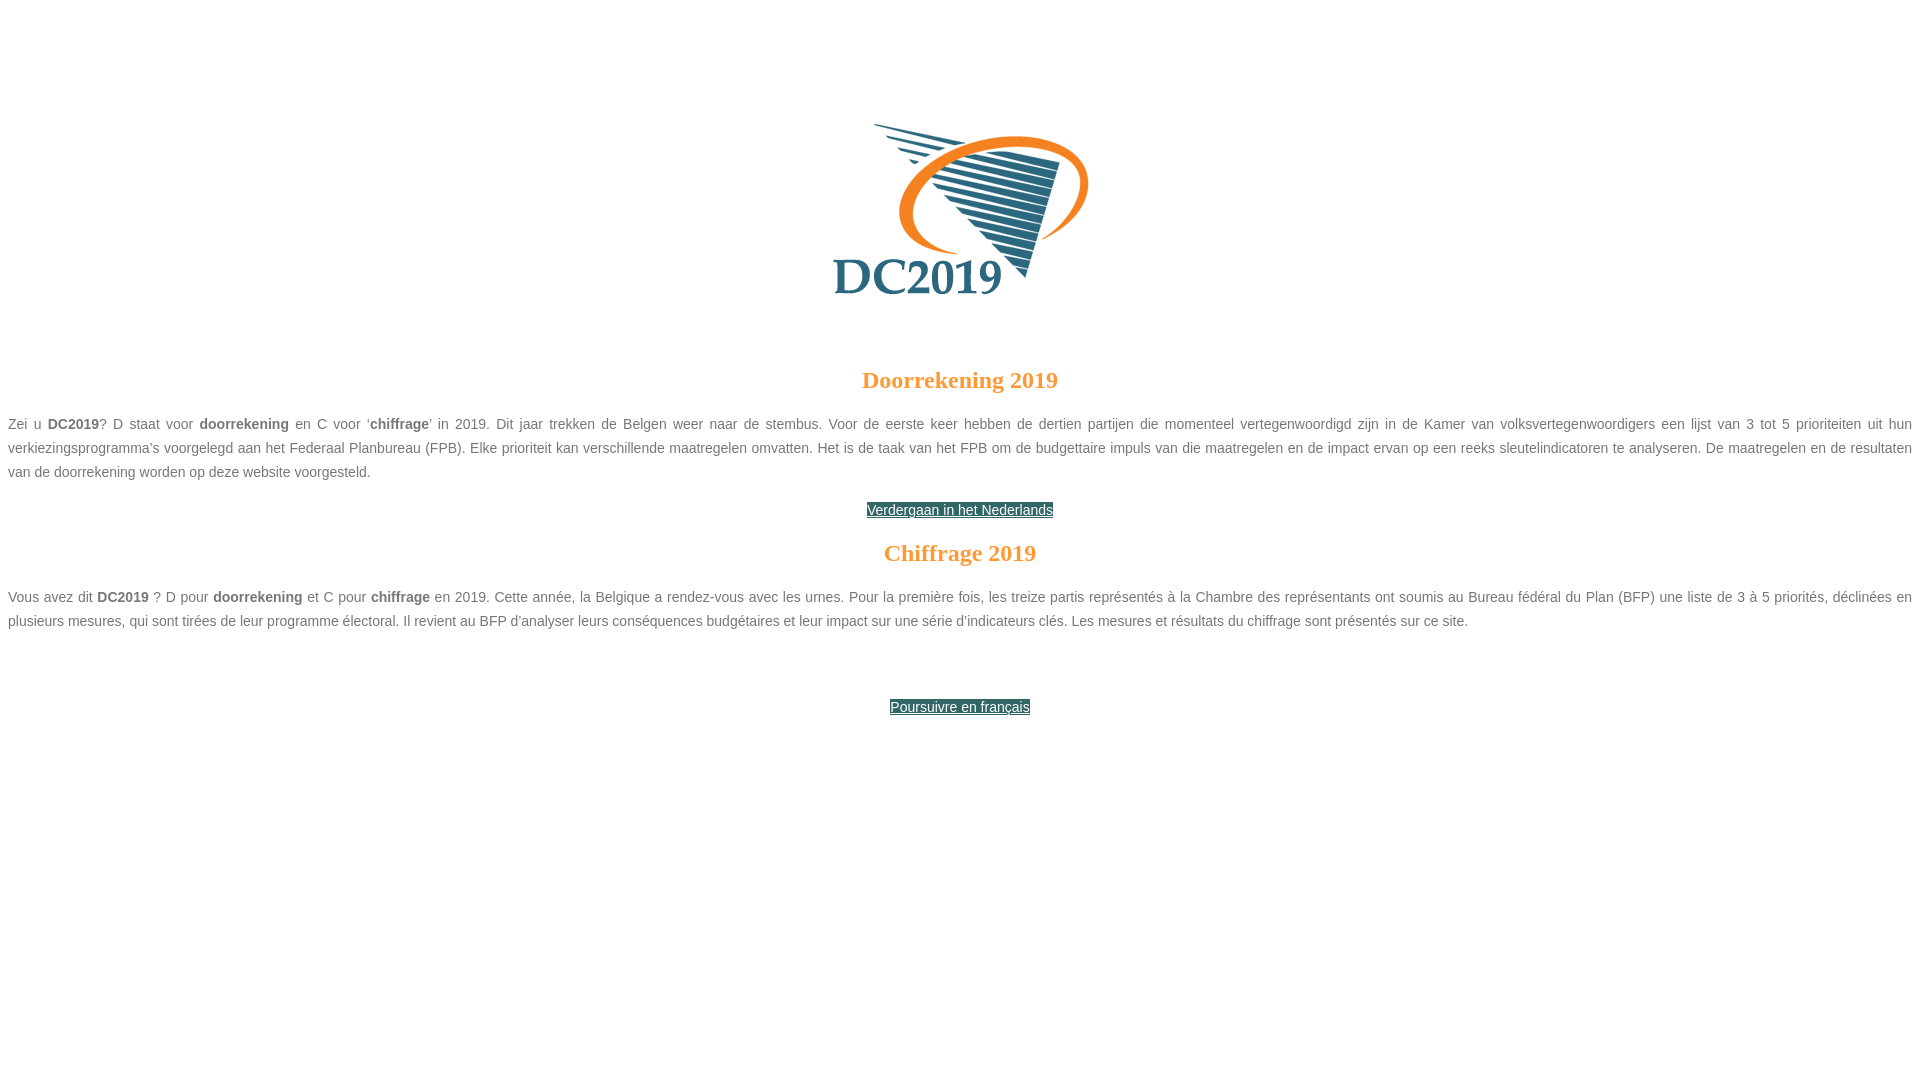 The height and width of the screenshot is (1080, 1920). What do you see at coordinates (960, 508) in the screenshot?
I see `'Verdergaan in het Nederlands'` at bounding box center [960, 508].